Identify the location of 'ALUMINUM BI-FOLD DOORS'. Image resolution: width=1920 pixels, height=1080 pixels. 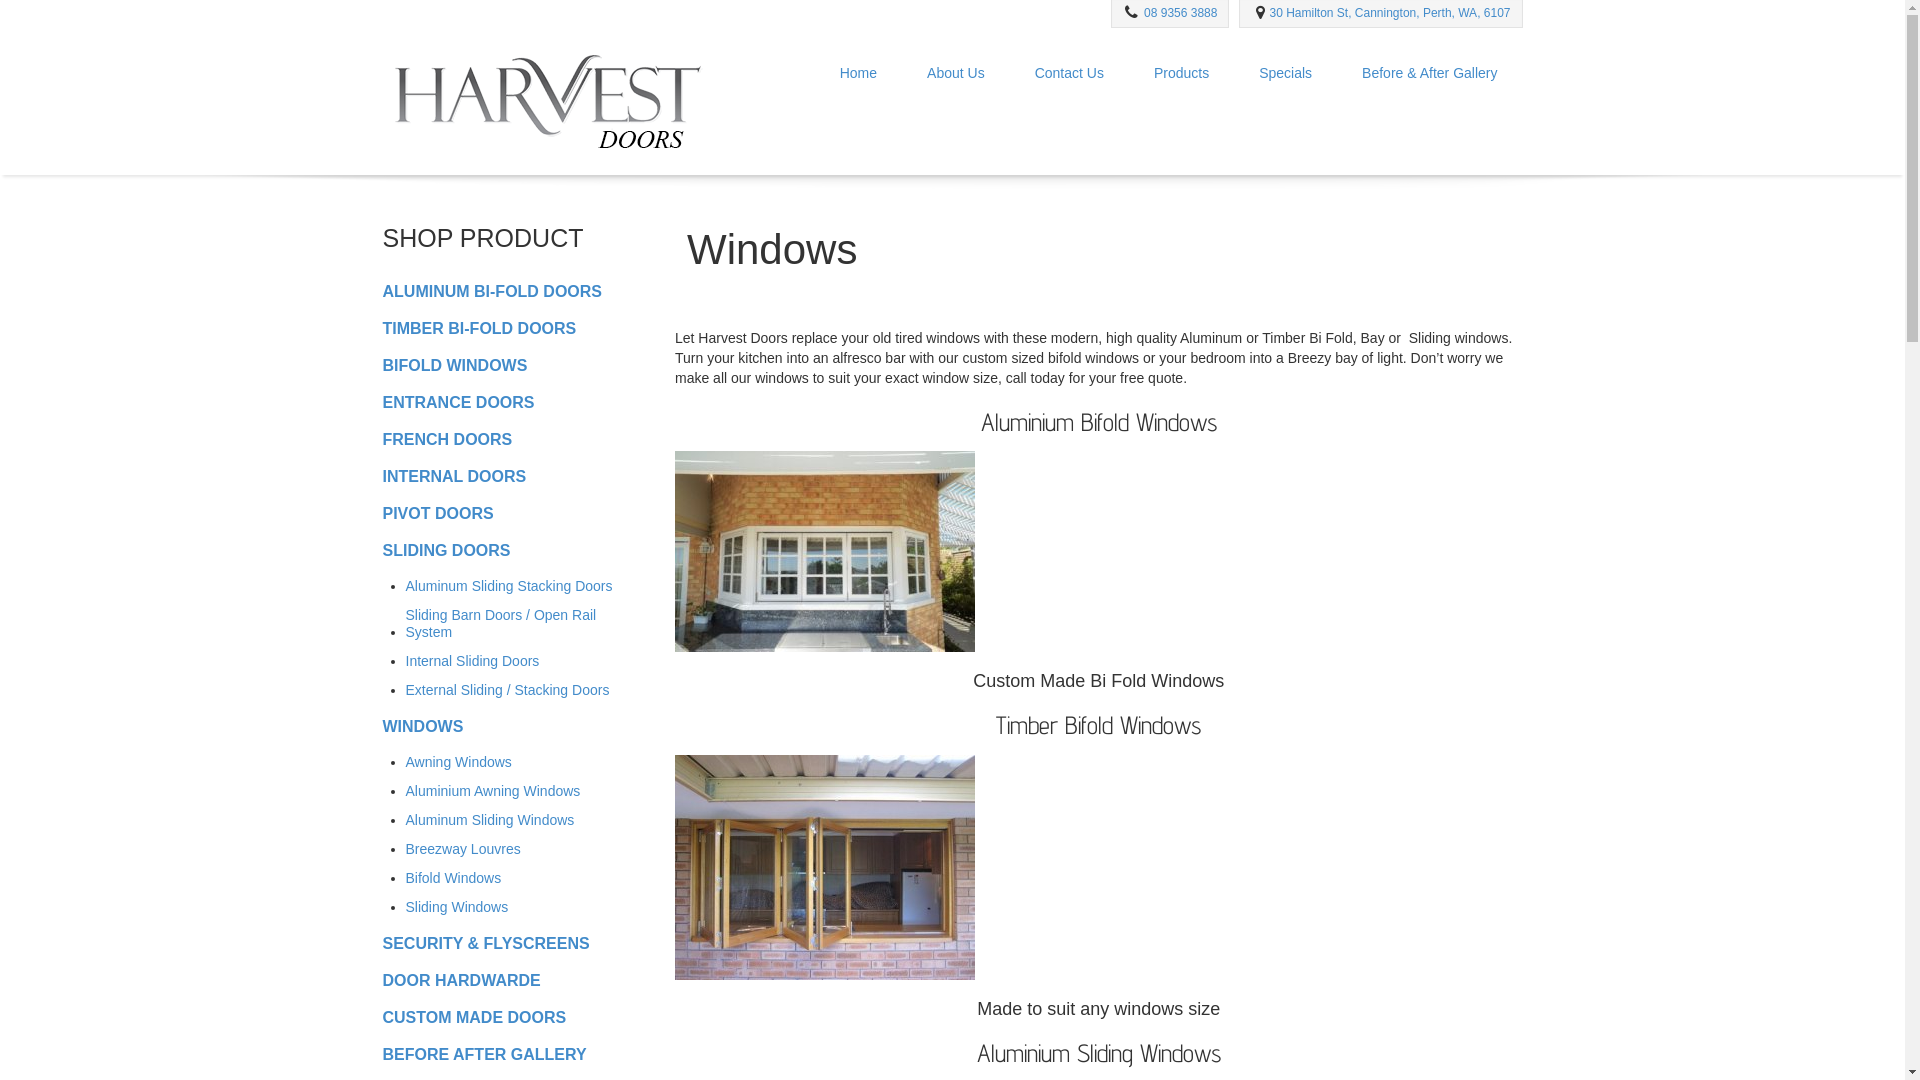
(491, 290).